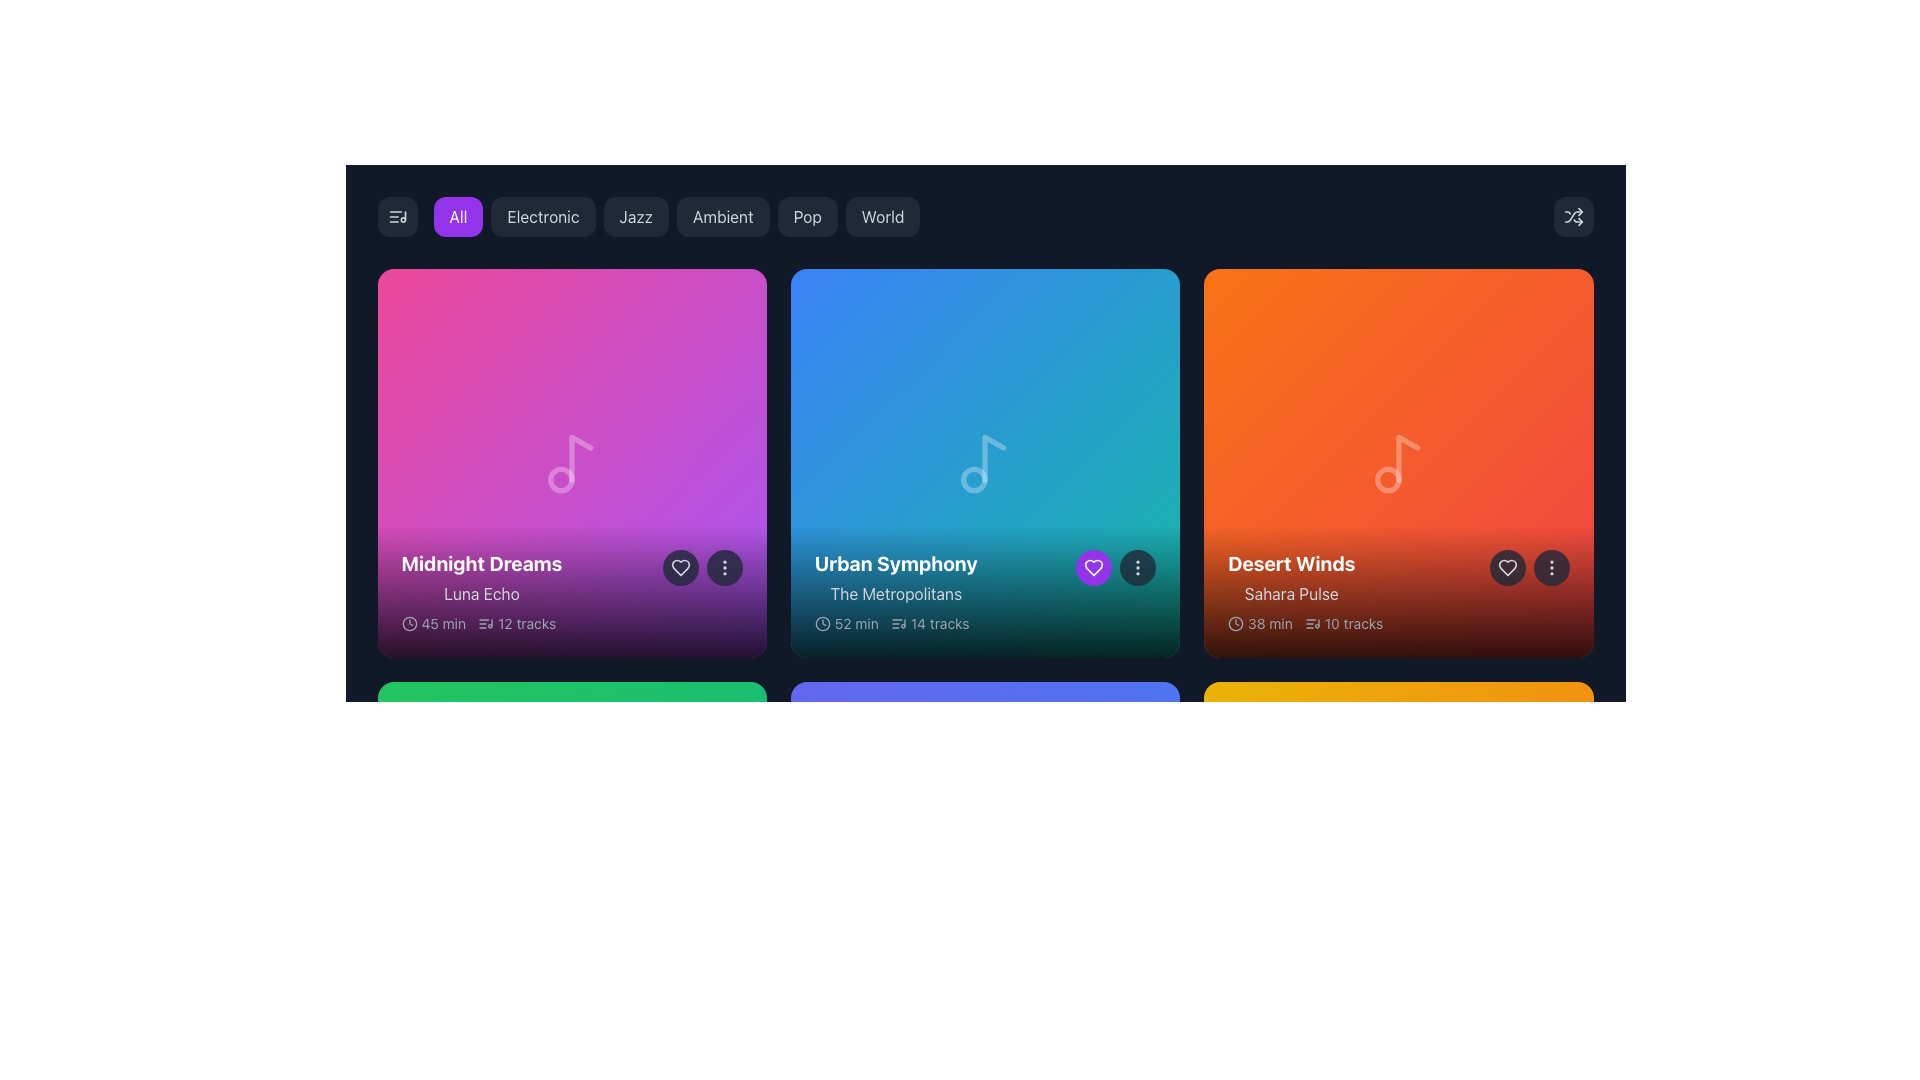 The height and width of the screenshot is (1080, 1920). I want to click on the text label displaying 'Desert Winds' in bold, white font on an orange background, located at the bottom right of the card, positioned above 'Sahara Pulse', so click(1291, 564).